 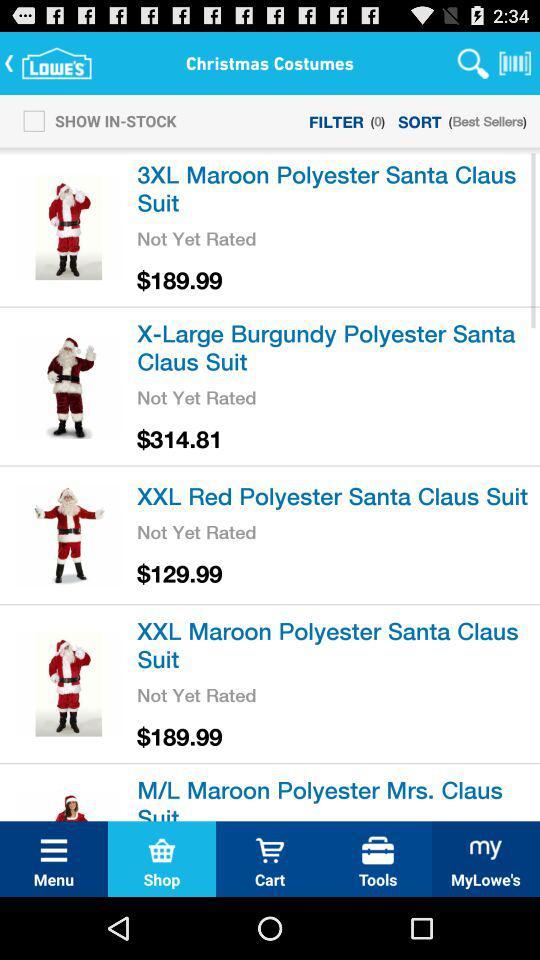 I want to click on the icon to the right of (0), so click(x=419, y=120).